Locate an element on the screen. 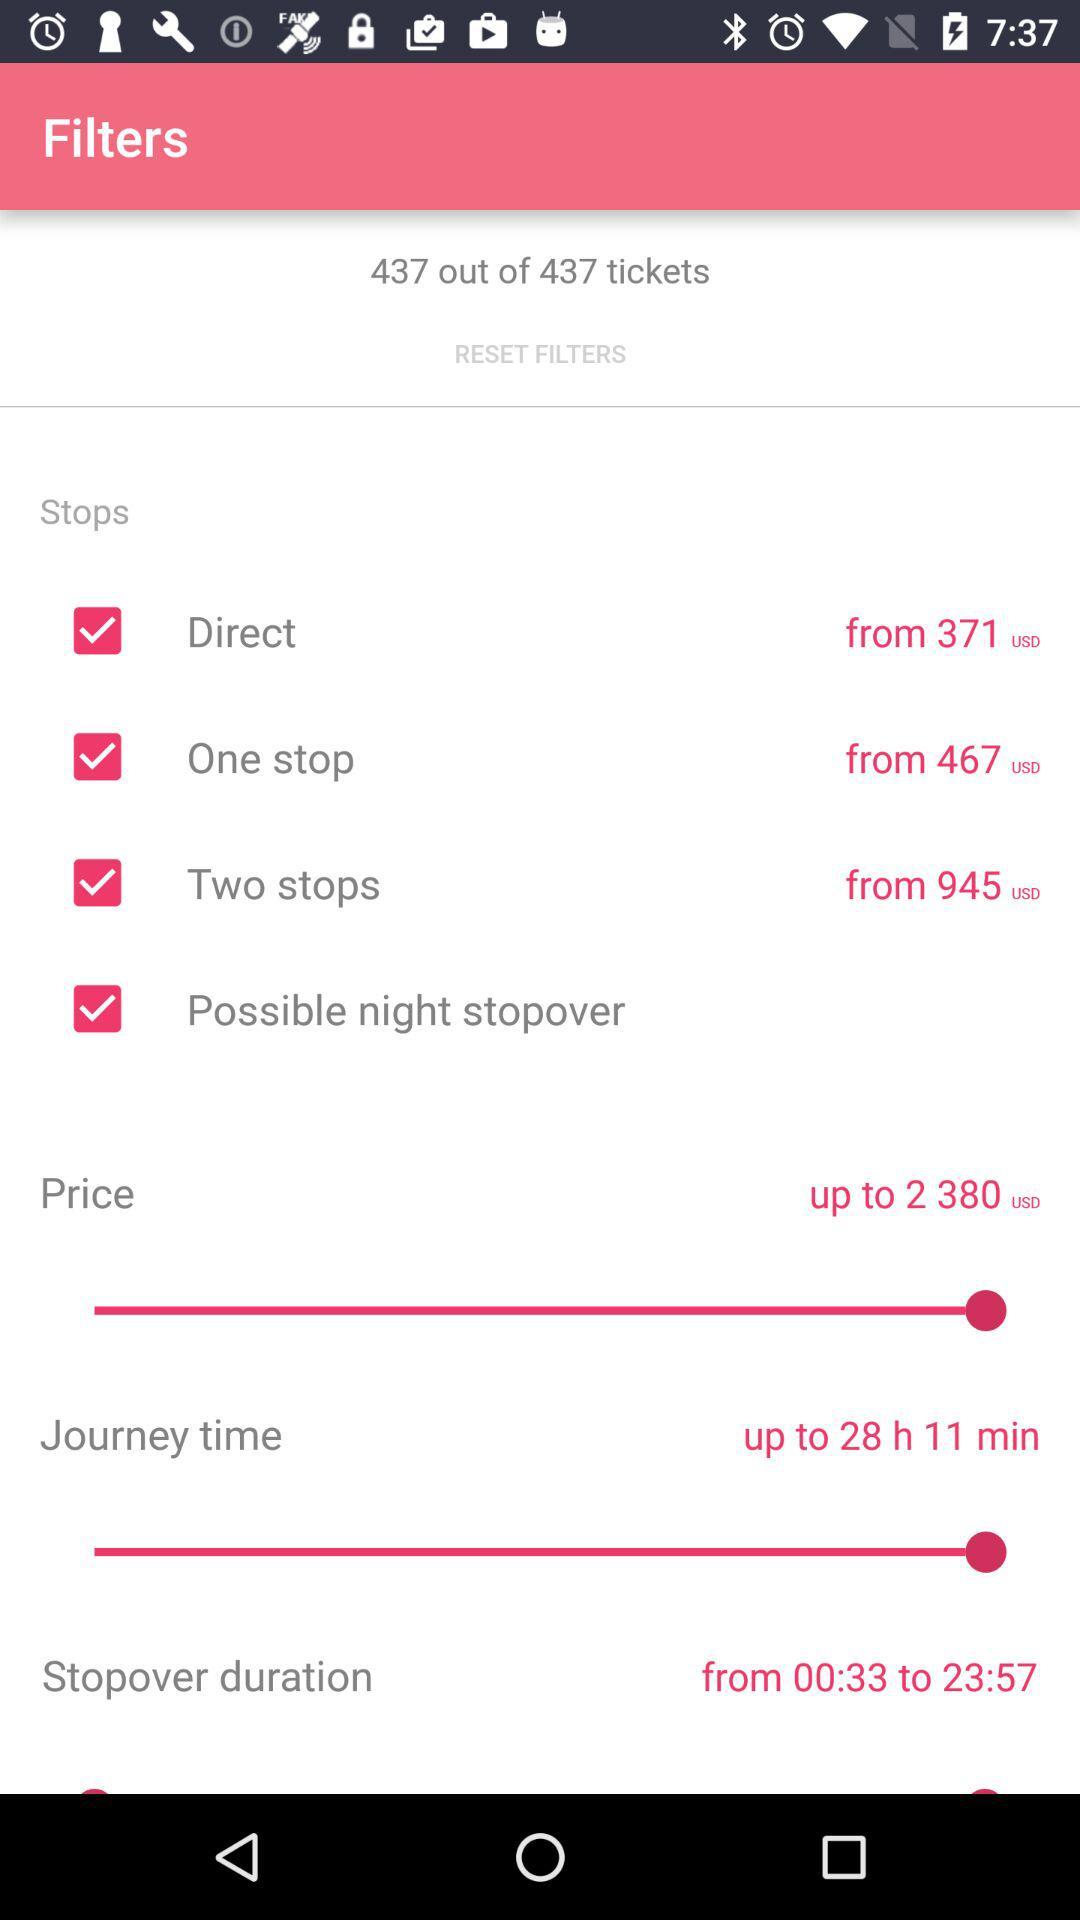  reset filters is located at coordinates (540, 353).